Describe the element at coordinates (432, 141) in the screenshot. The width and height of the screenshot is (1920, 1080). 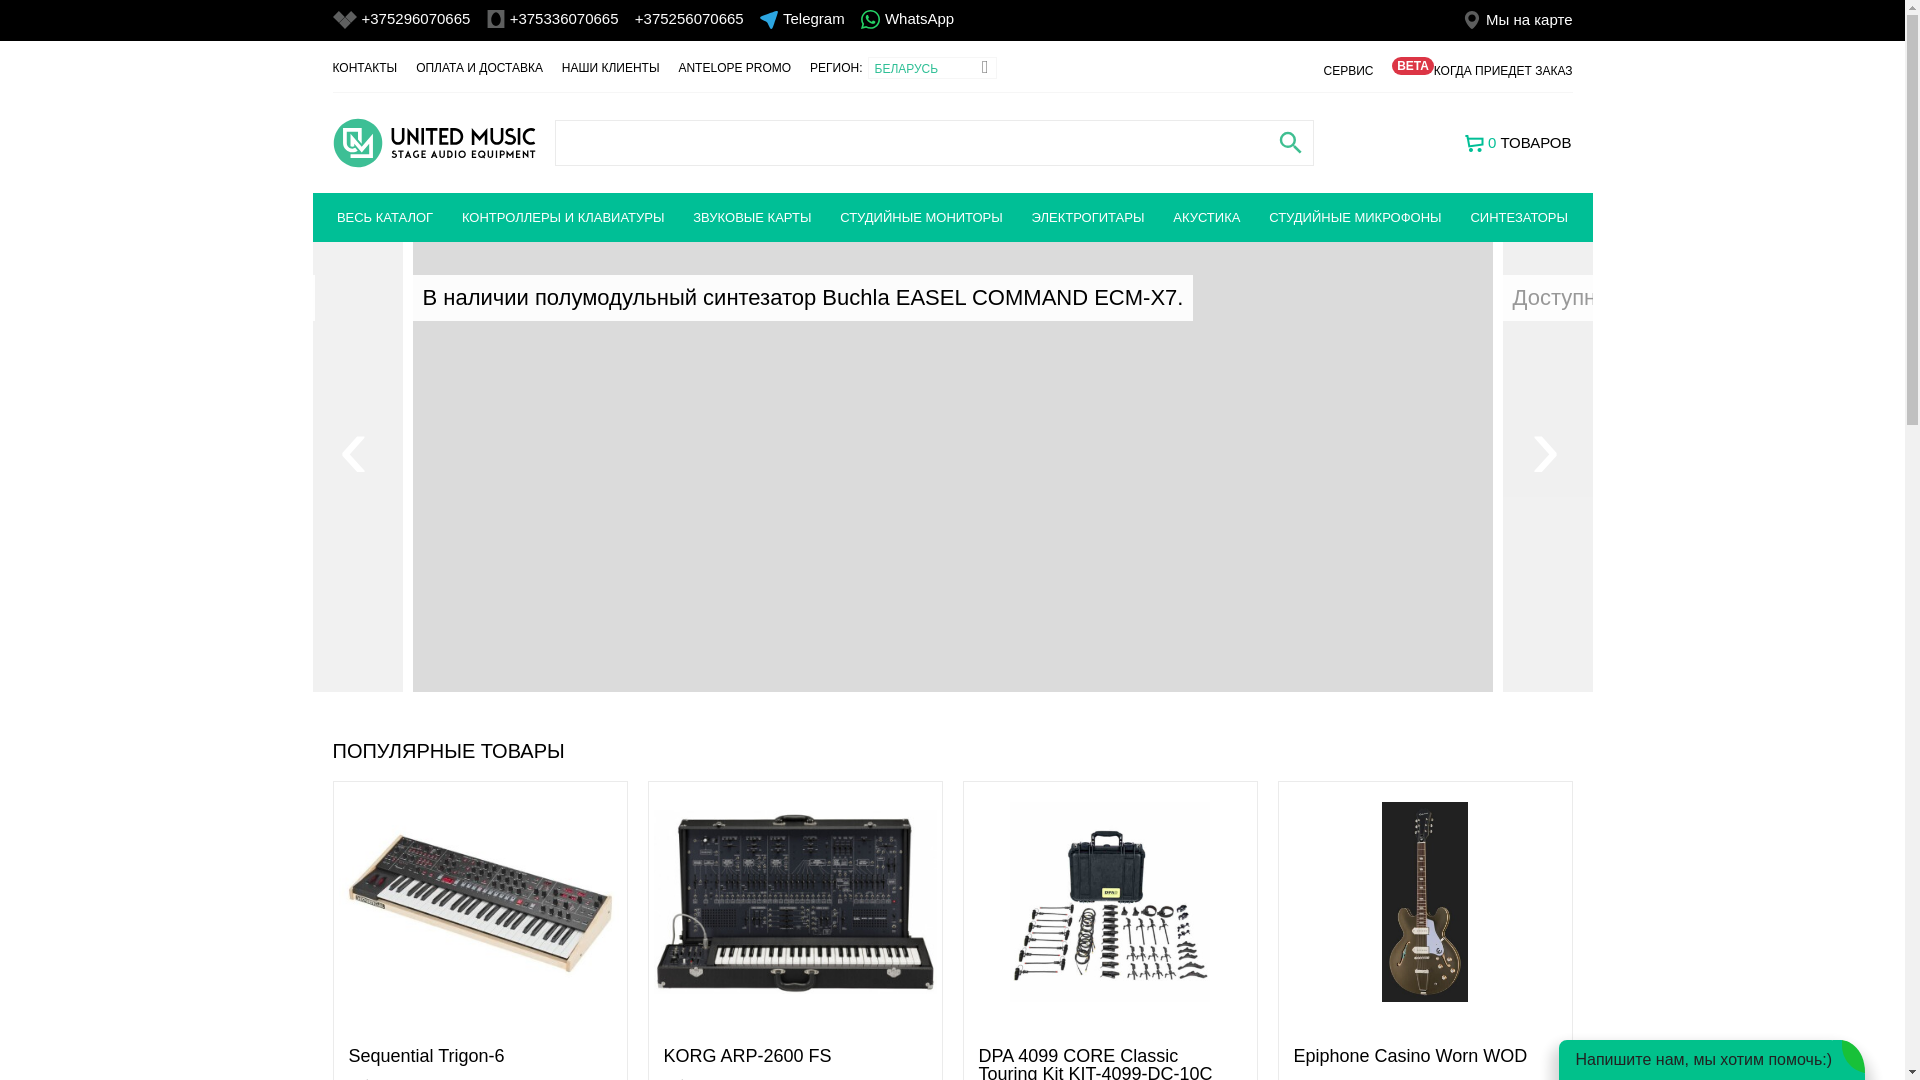
I see `'United Music'` at that location.